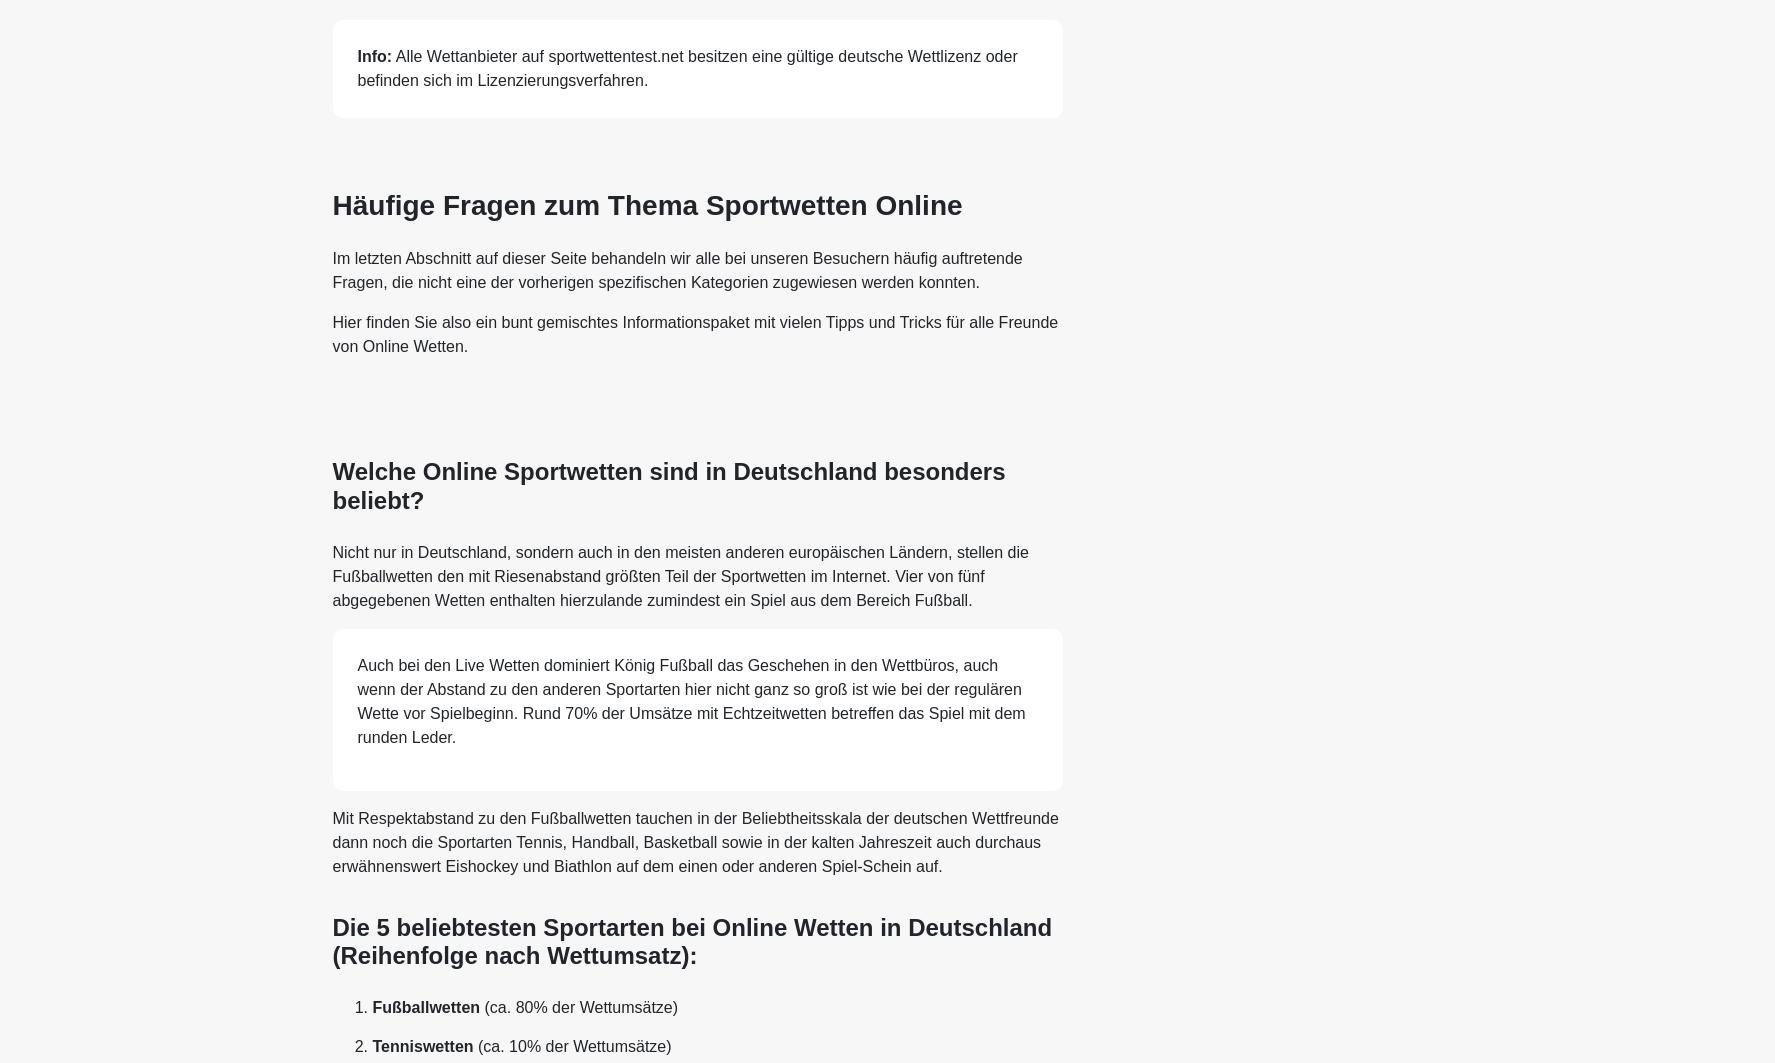 The image size is (1775, 1063). I want to click on 'Häufige Fragen zum Thema Sportwetten Online', so click(645, 204).